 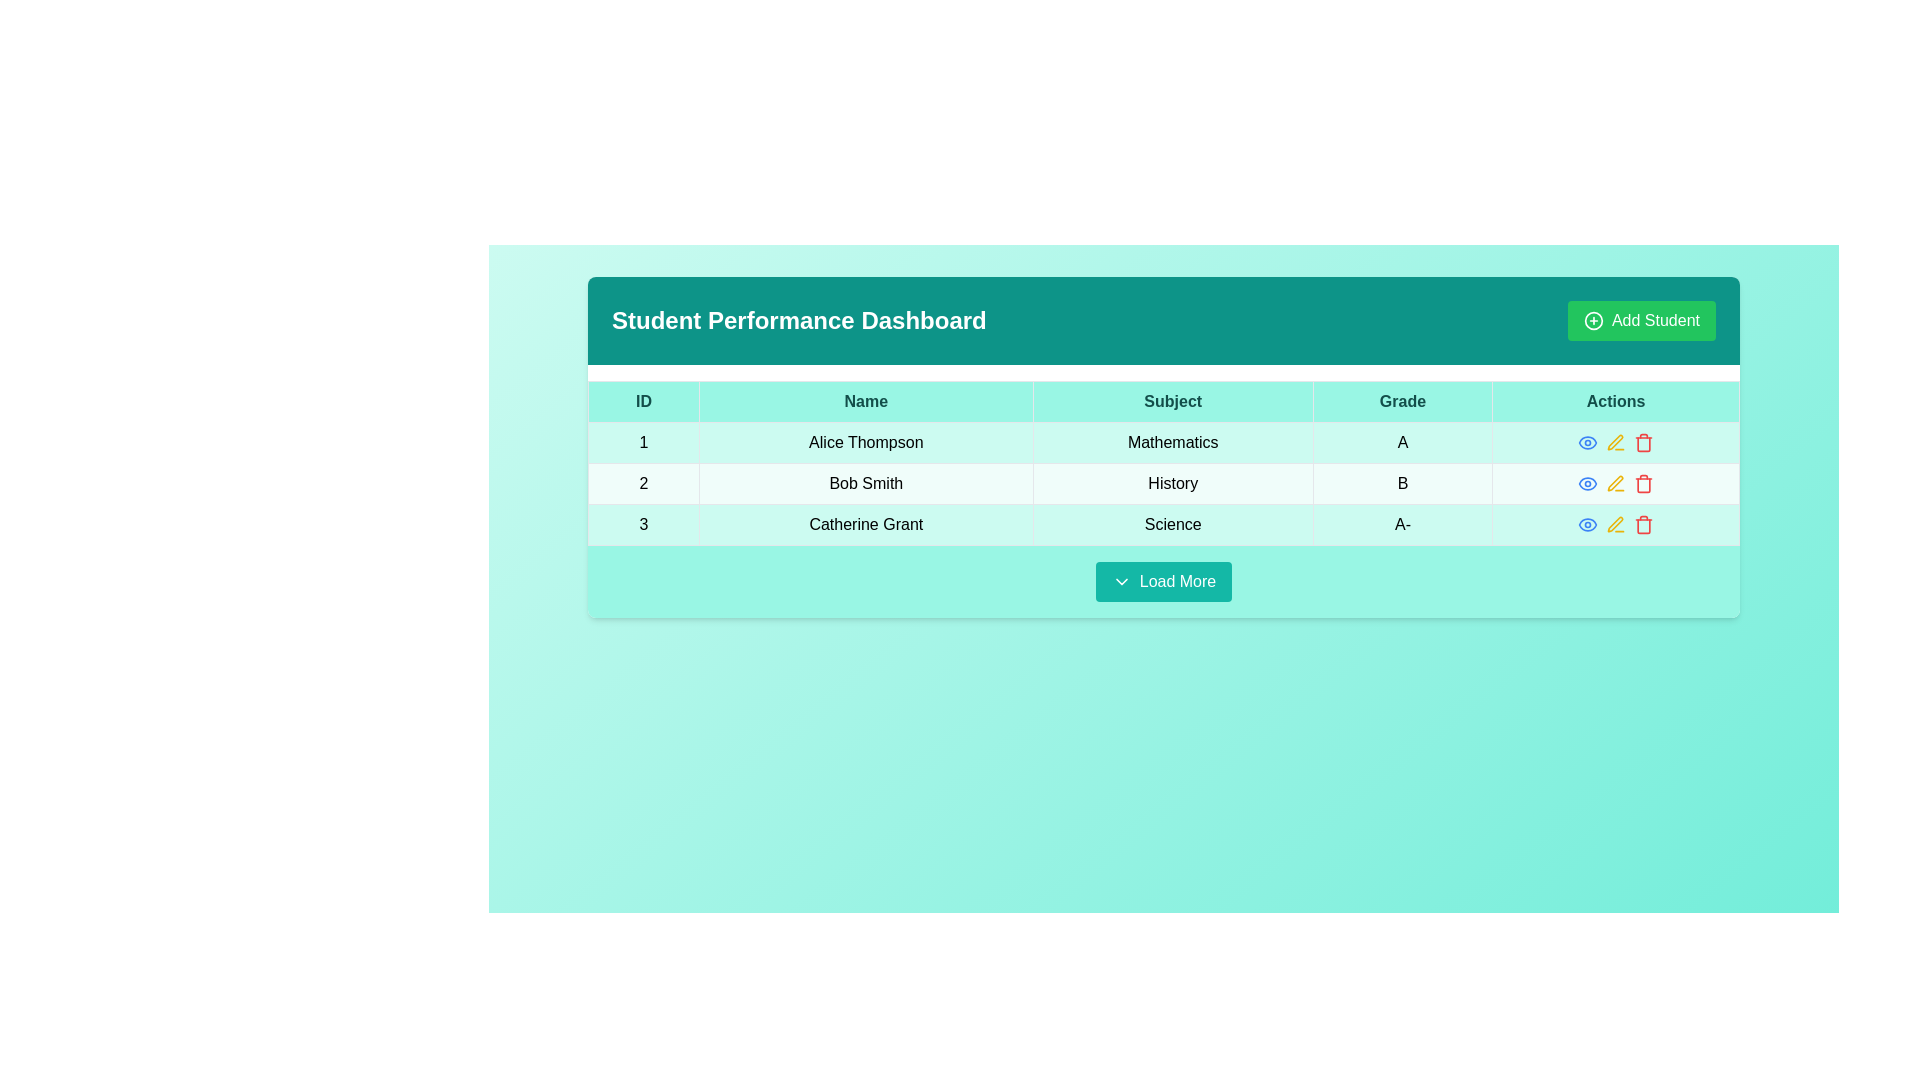 I want to click on the text label displaying 'Science' in the Subject column associated with 'Catherine Grant' in the third row of the table, so click(x=1173, y=523).